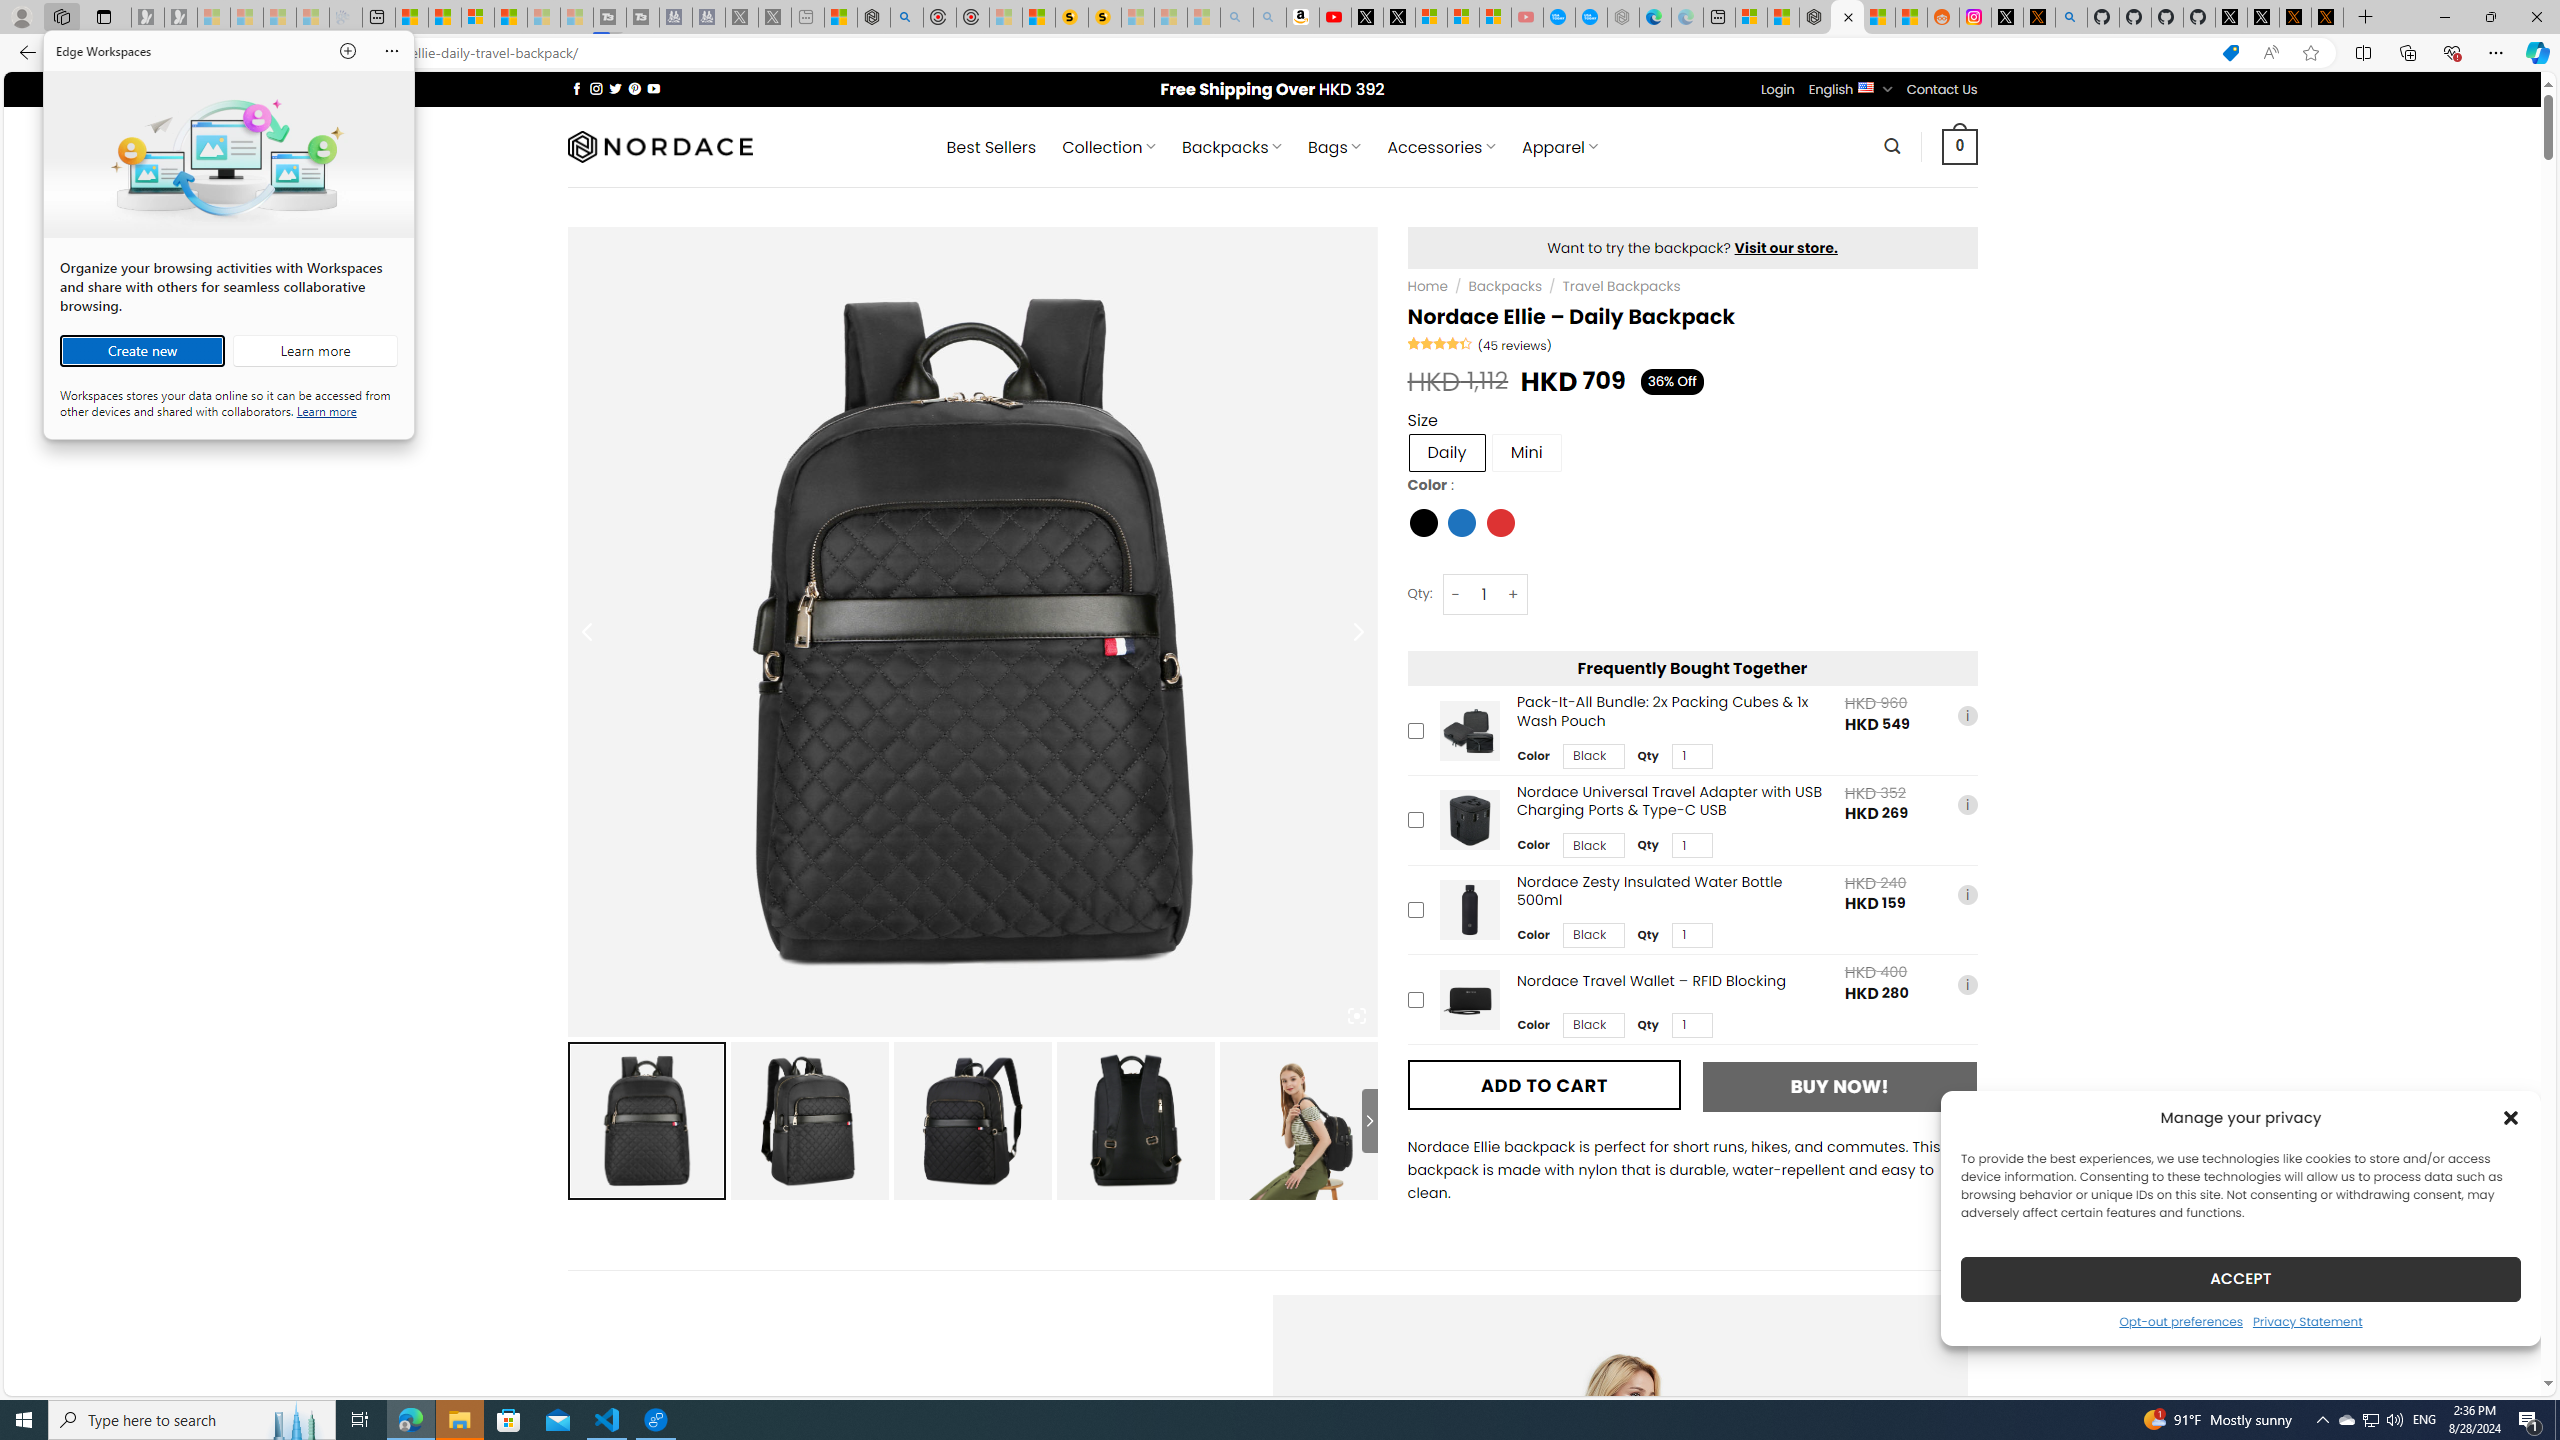  What do you see at coordinates (607, 1418) in the screenshot?
I see `'Visual Studio Code - 1 running window'` at bounding box center [607, 1418].